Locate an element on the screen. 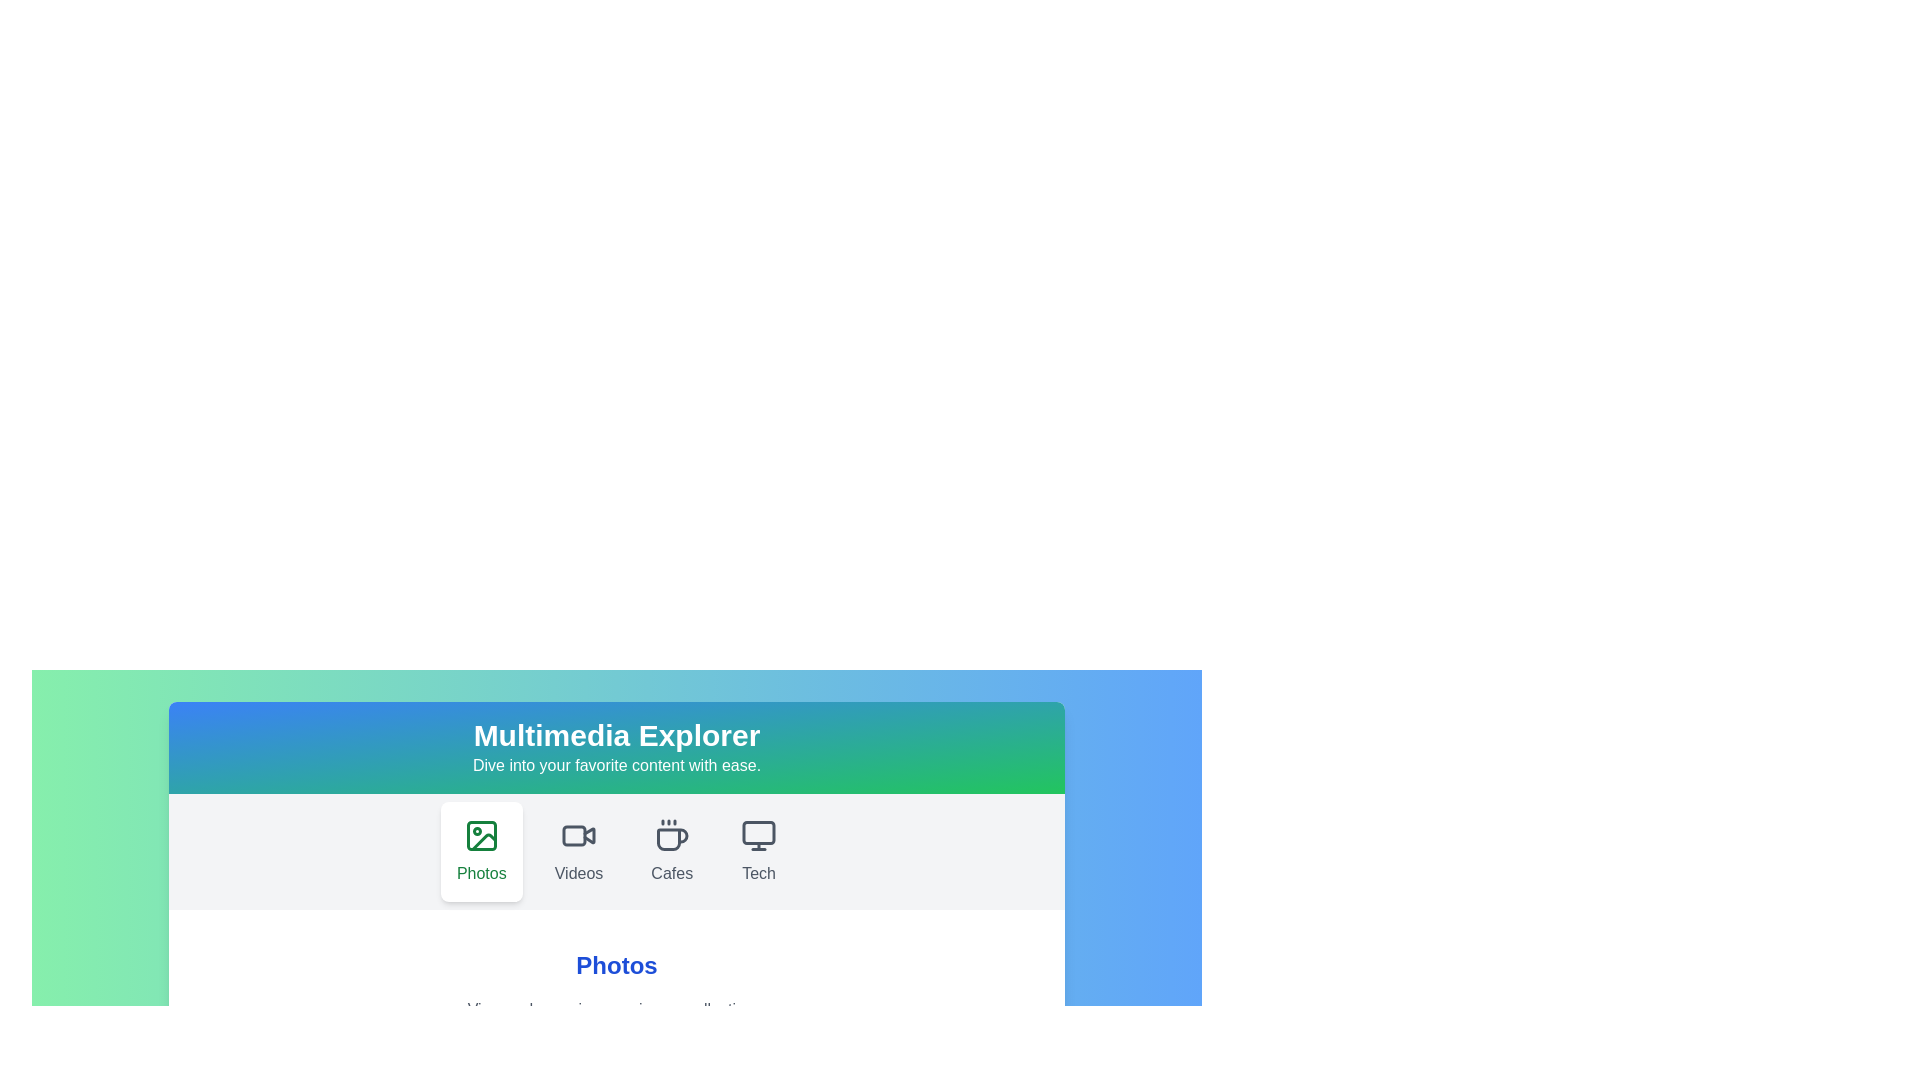  the Cafes tab by clicking its button is located at coordinates (672, 852).